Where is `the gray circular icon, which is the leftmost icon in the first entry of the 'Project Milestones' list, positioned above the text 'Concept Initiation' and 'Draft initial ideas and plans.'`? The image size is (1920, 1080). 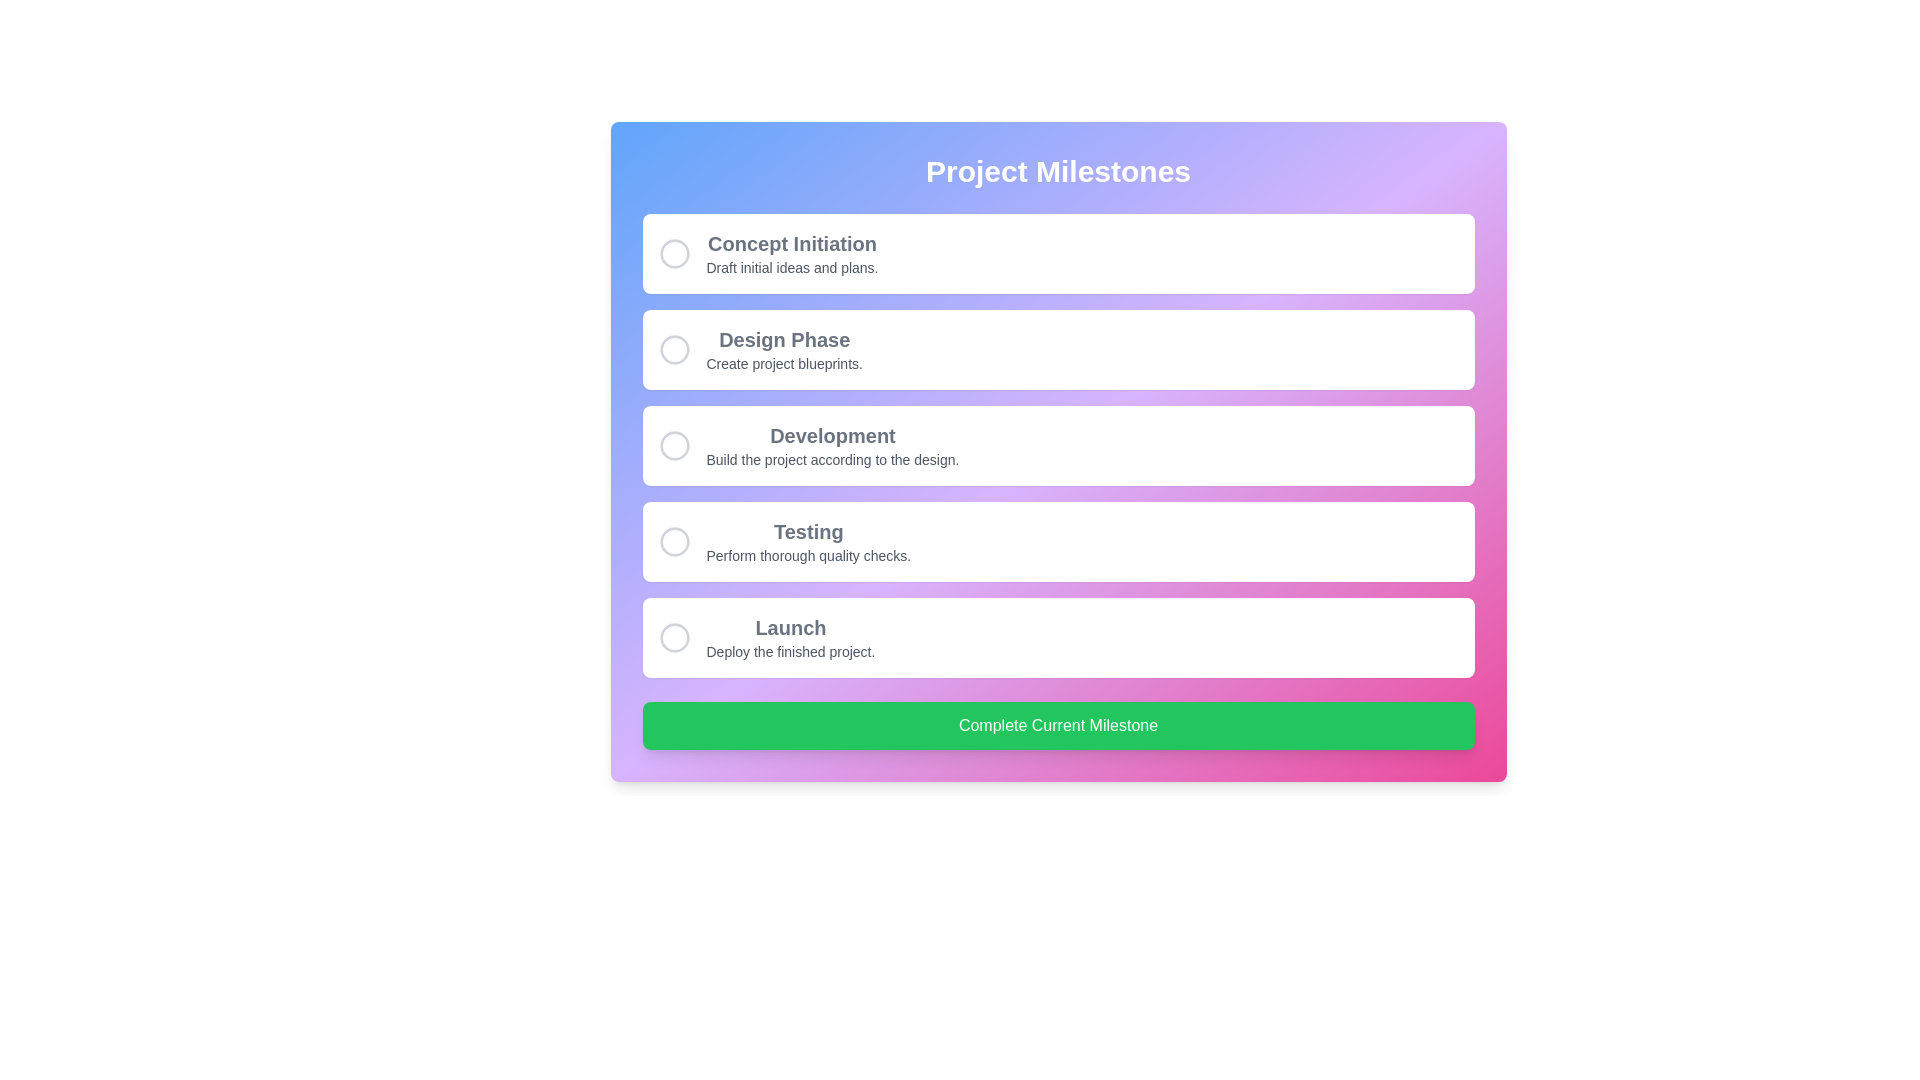 the gray circular icon, which is the leftmost icon in the first entry of the 'Project Milestones' list, positioned above the text 'Concept Initiation' and 'Draft initial ideas and plans.' is located at coordinates (674, 253).